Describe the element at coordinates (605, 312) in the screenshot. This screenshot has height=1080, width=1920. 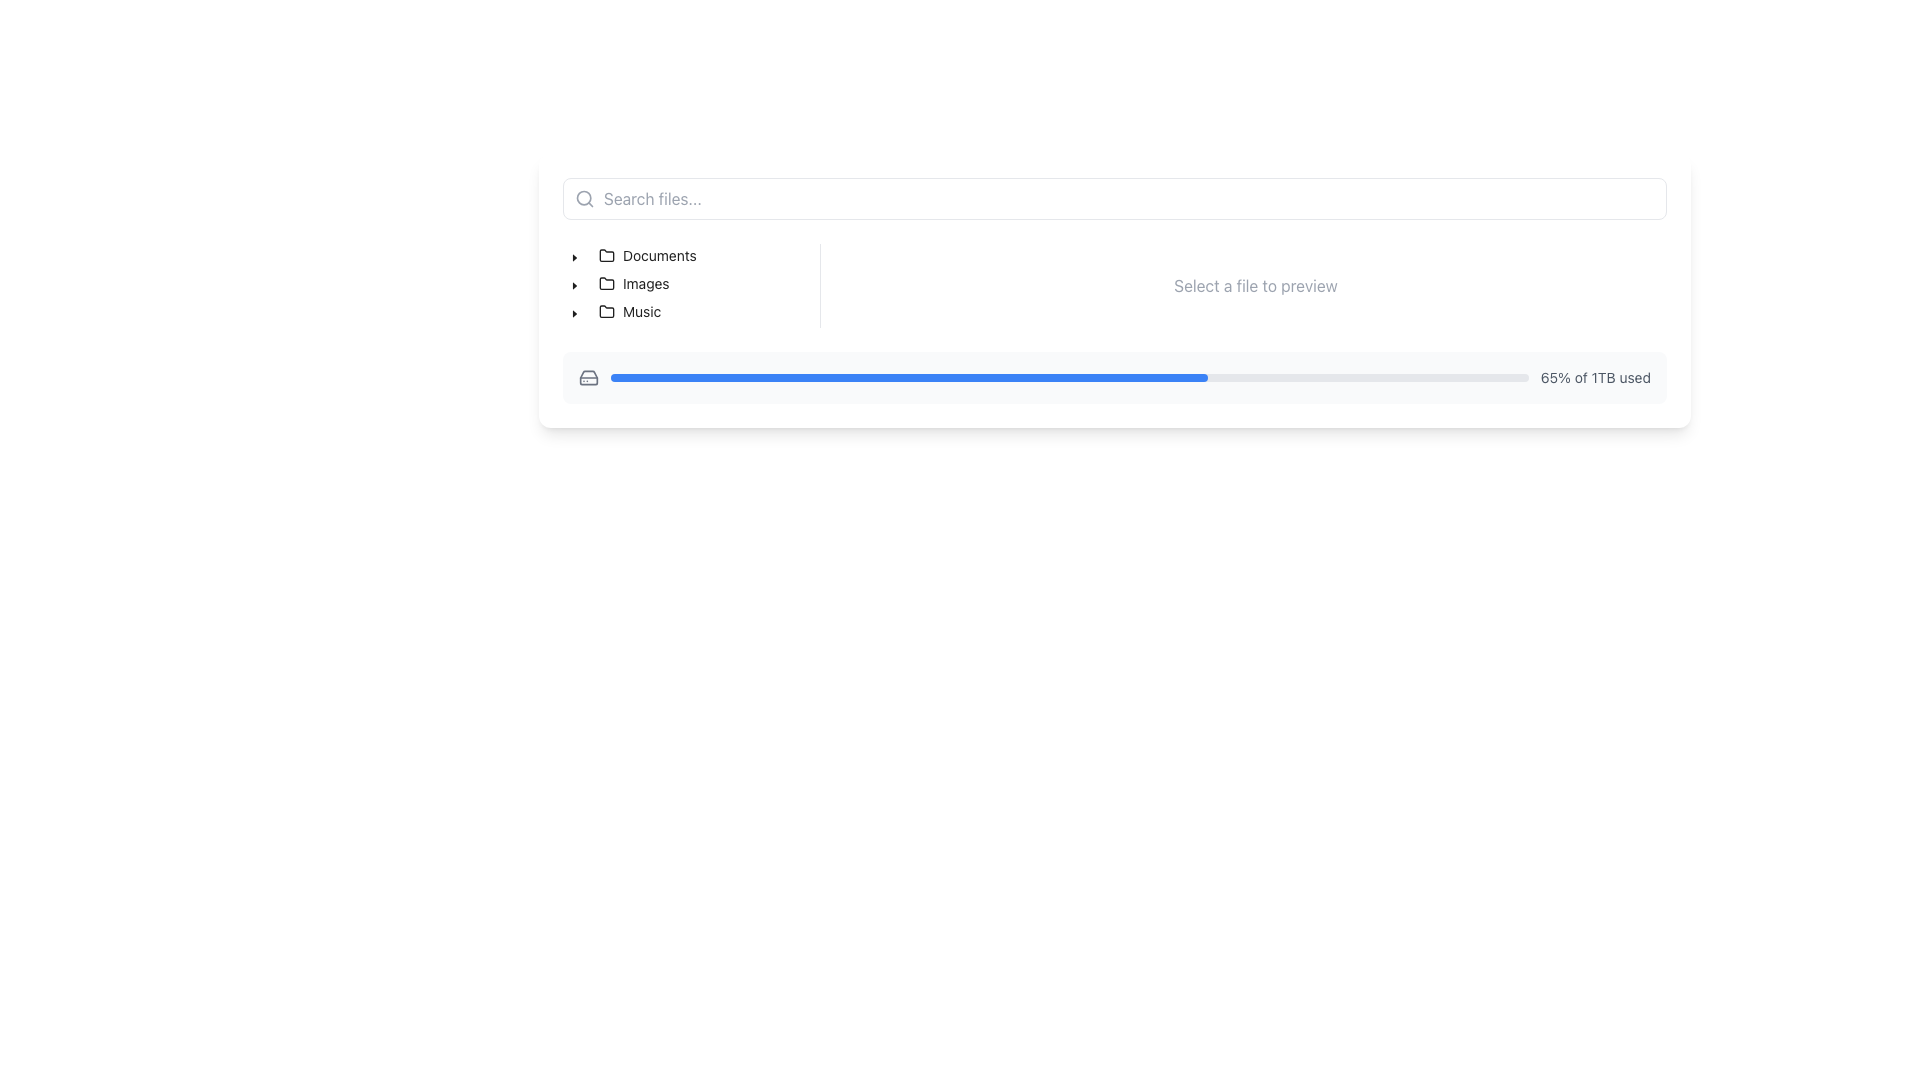
I see `the folder icon located to the left of the text 'Music', which has a gray stroke and no fill color` at that location.